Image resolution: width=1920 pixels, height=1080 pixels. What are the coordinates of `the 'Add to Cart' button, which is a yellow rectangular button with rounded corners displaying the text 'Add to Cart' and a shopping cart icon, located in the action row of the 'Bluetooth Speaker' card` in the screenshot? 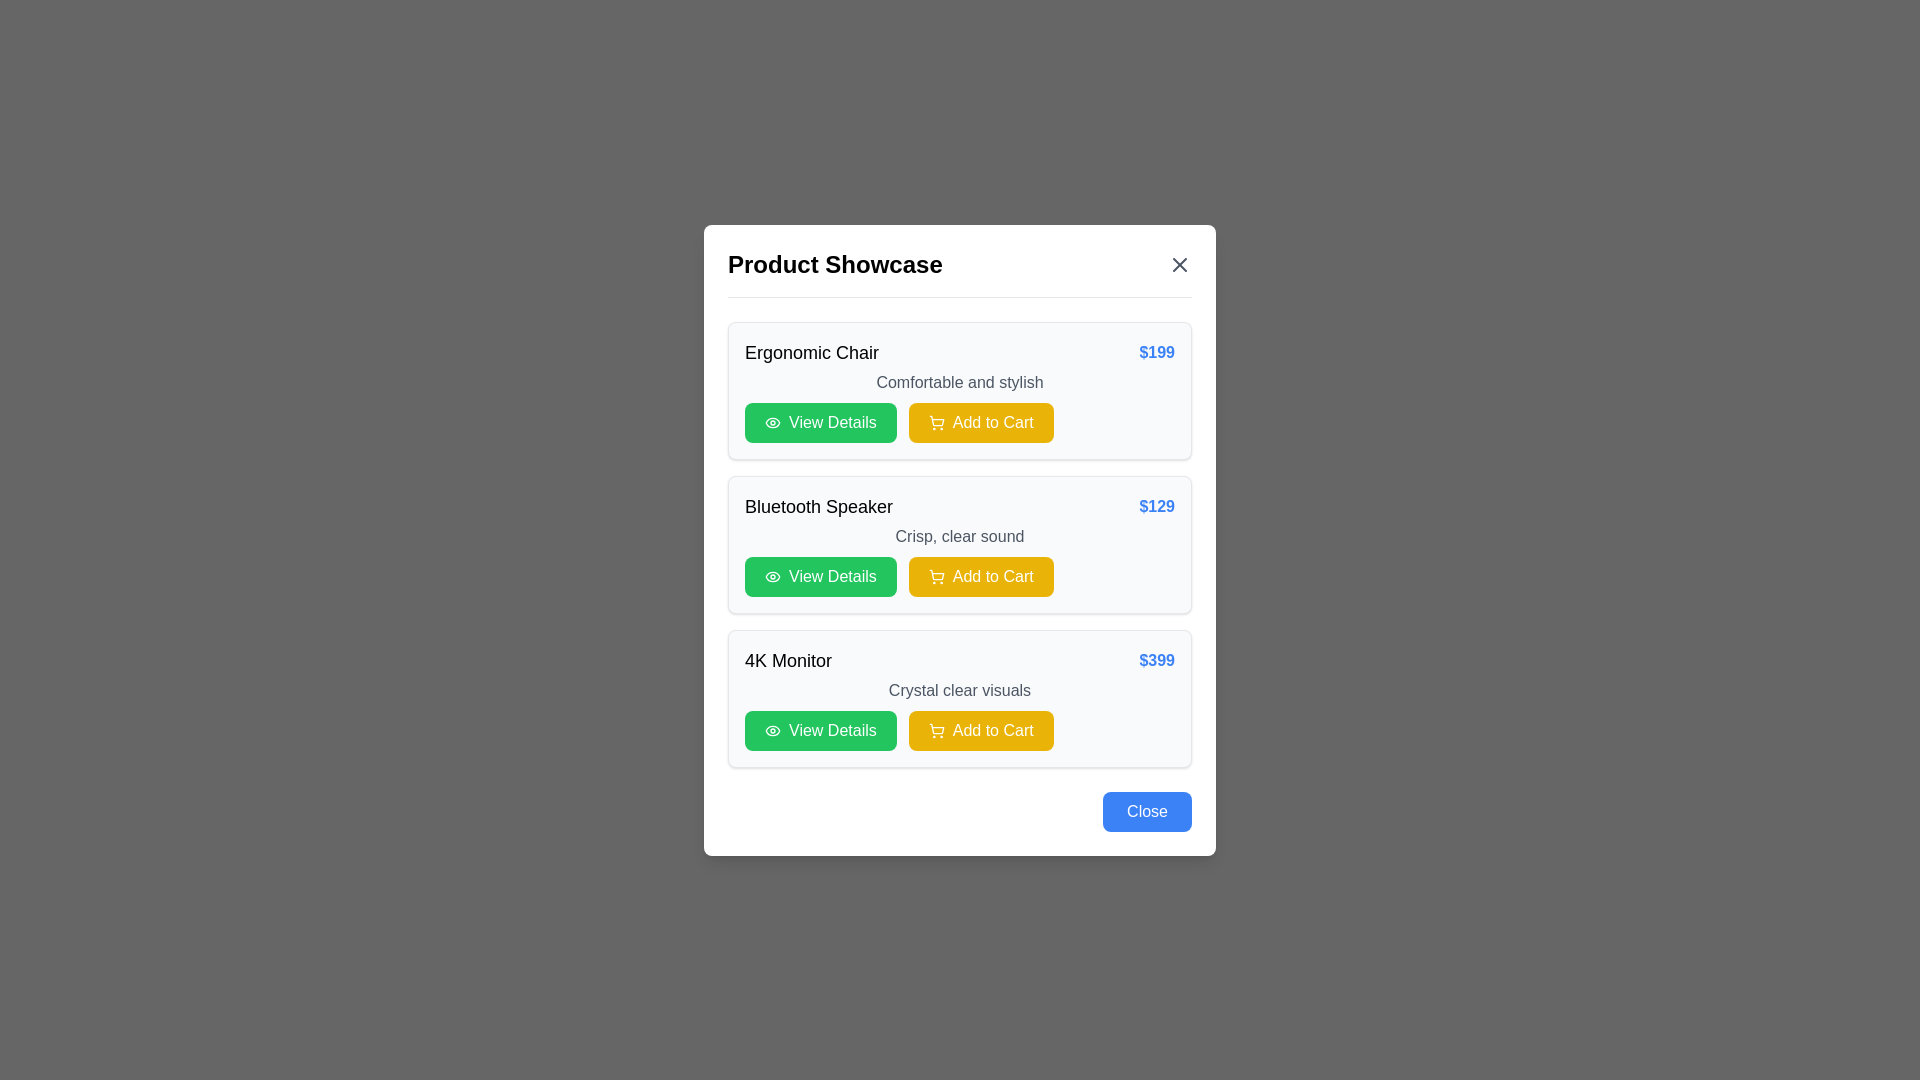 It's located at (960, 576).